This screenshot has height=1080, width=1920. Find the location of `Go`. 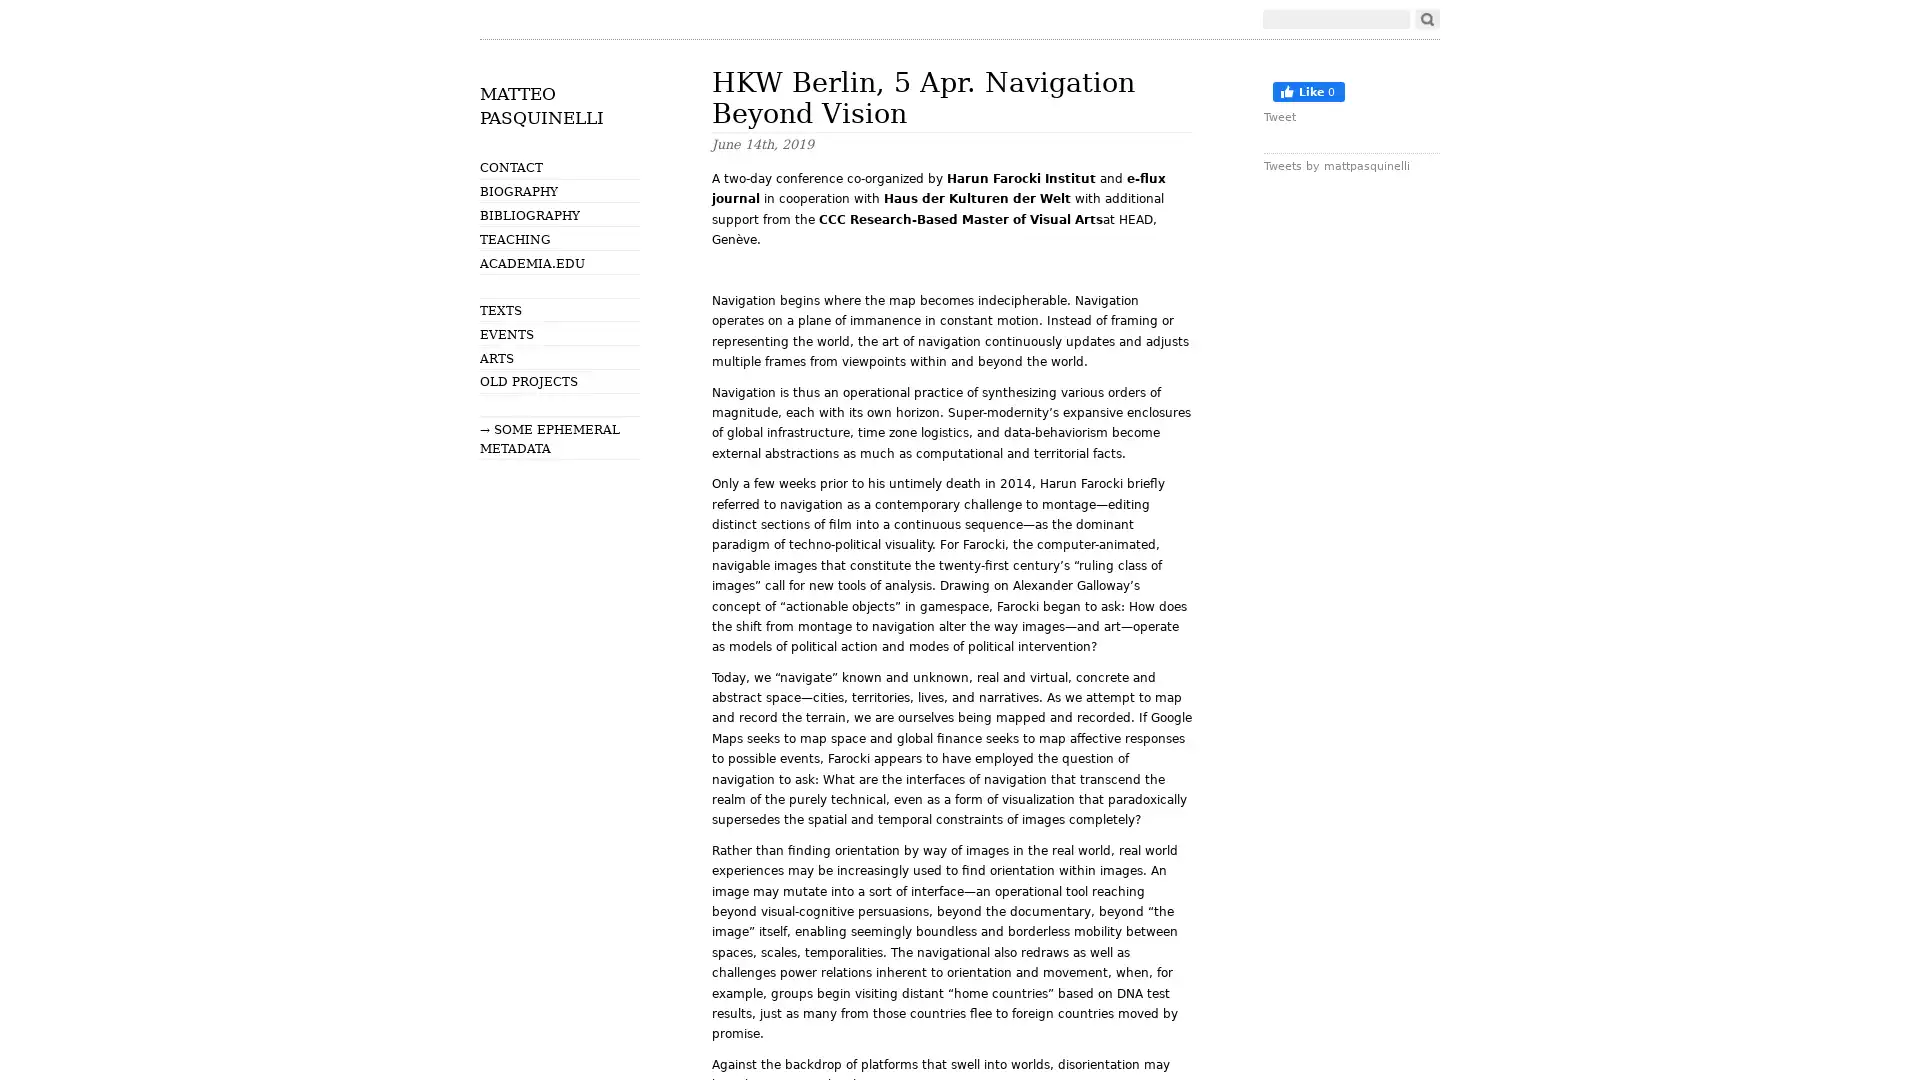

Go is located at coordinates (1426, 19).